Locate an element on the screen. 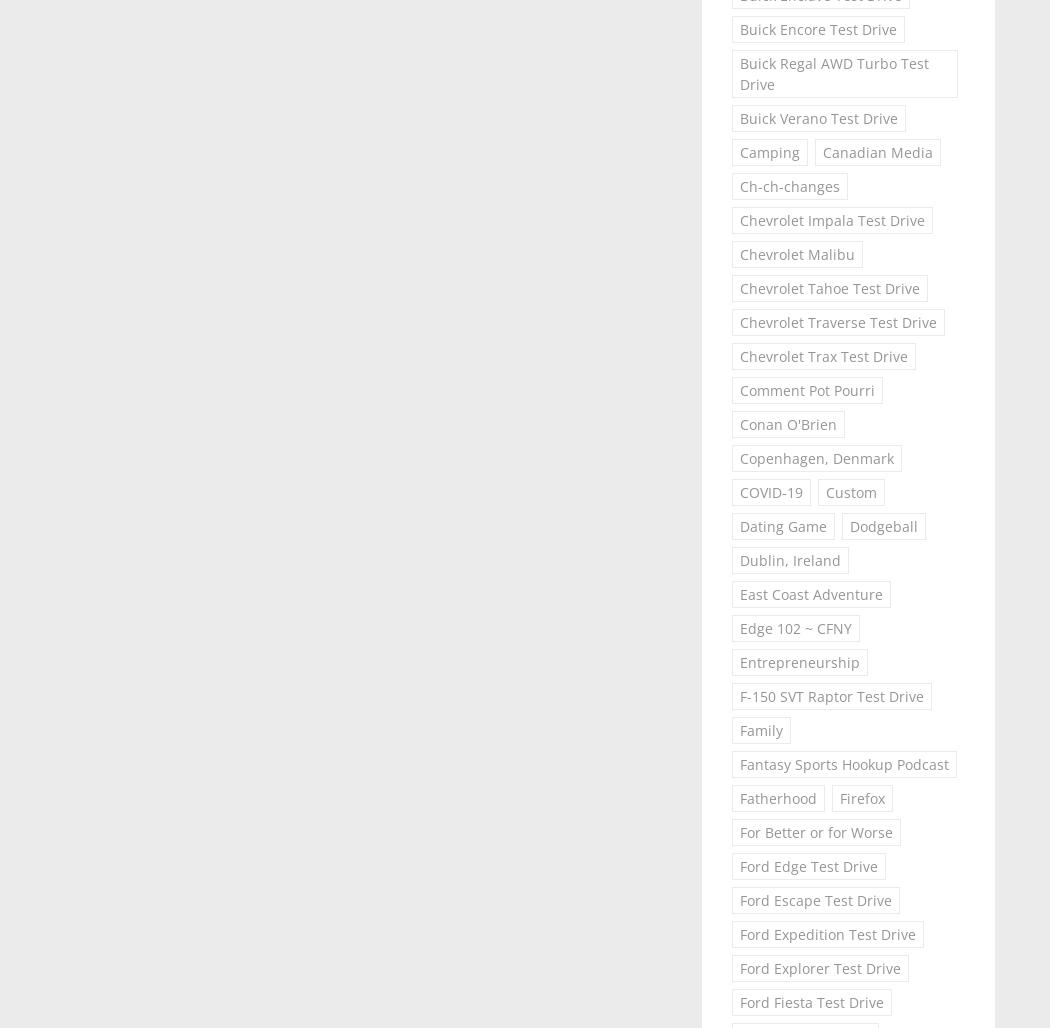 The image size is (1050, 1028). 'Entrepreneurship' is located at coordinates (798, 662).